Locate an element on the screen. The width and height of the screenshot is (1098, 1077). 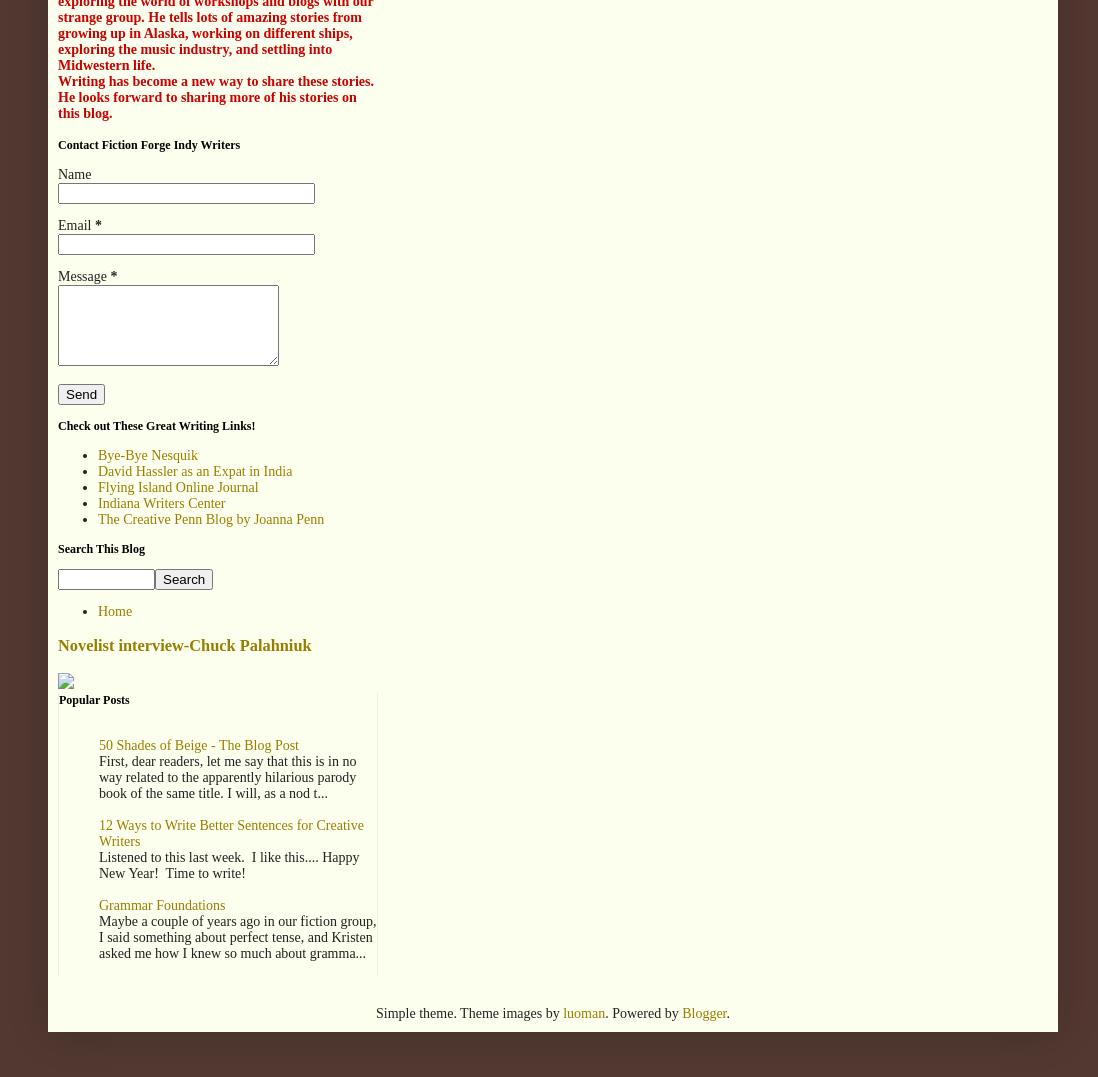
'First, dear readers, let me say that this is in no way related to the apparently hilarious parody book of the same title. I will, as a nod t...' is located at coordinates (226, 775).